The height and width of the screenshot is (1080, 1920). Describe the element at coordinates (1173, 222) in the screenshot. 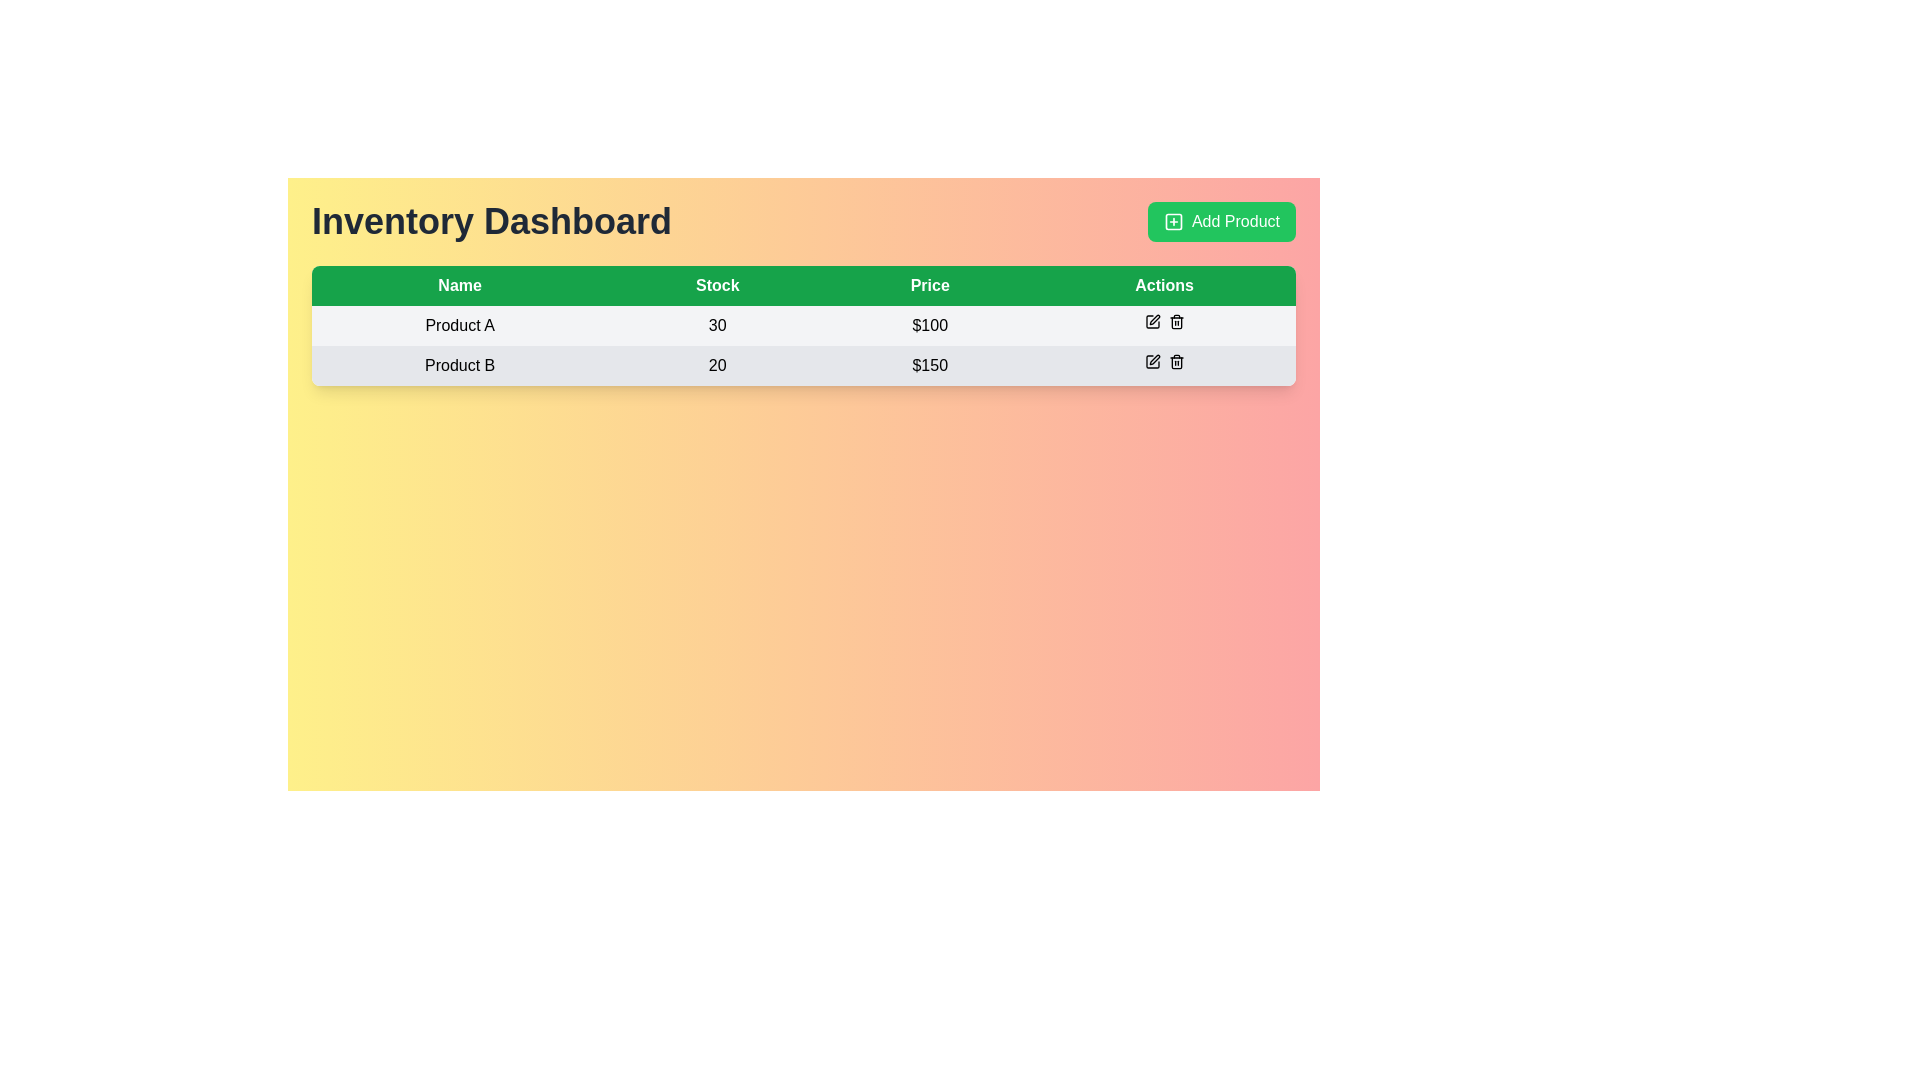

I see `the 'Add Product' button which contains a green square icon with rounded corners, part of a plus symbol, located in the top-right corner of the interface` at that location.